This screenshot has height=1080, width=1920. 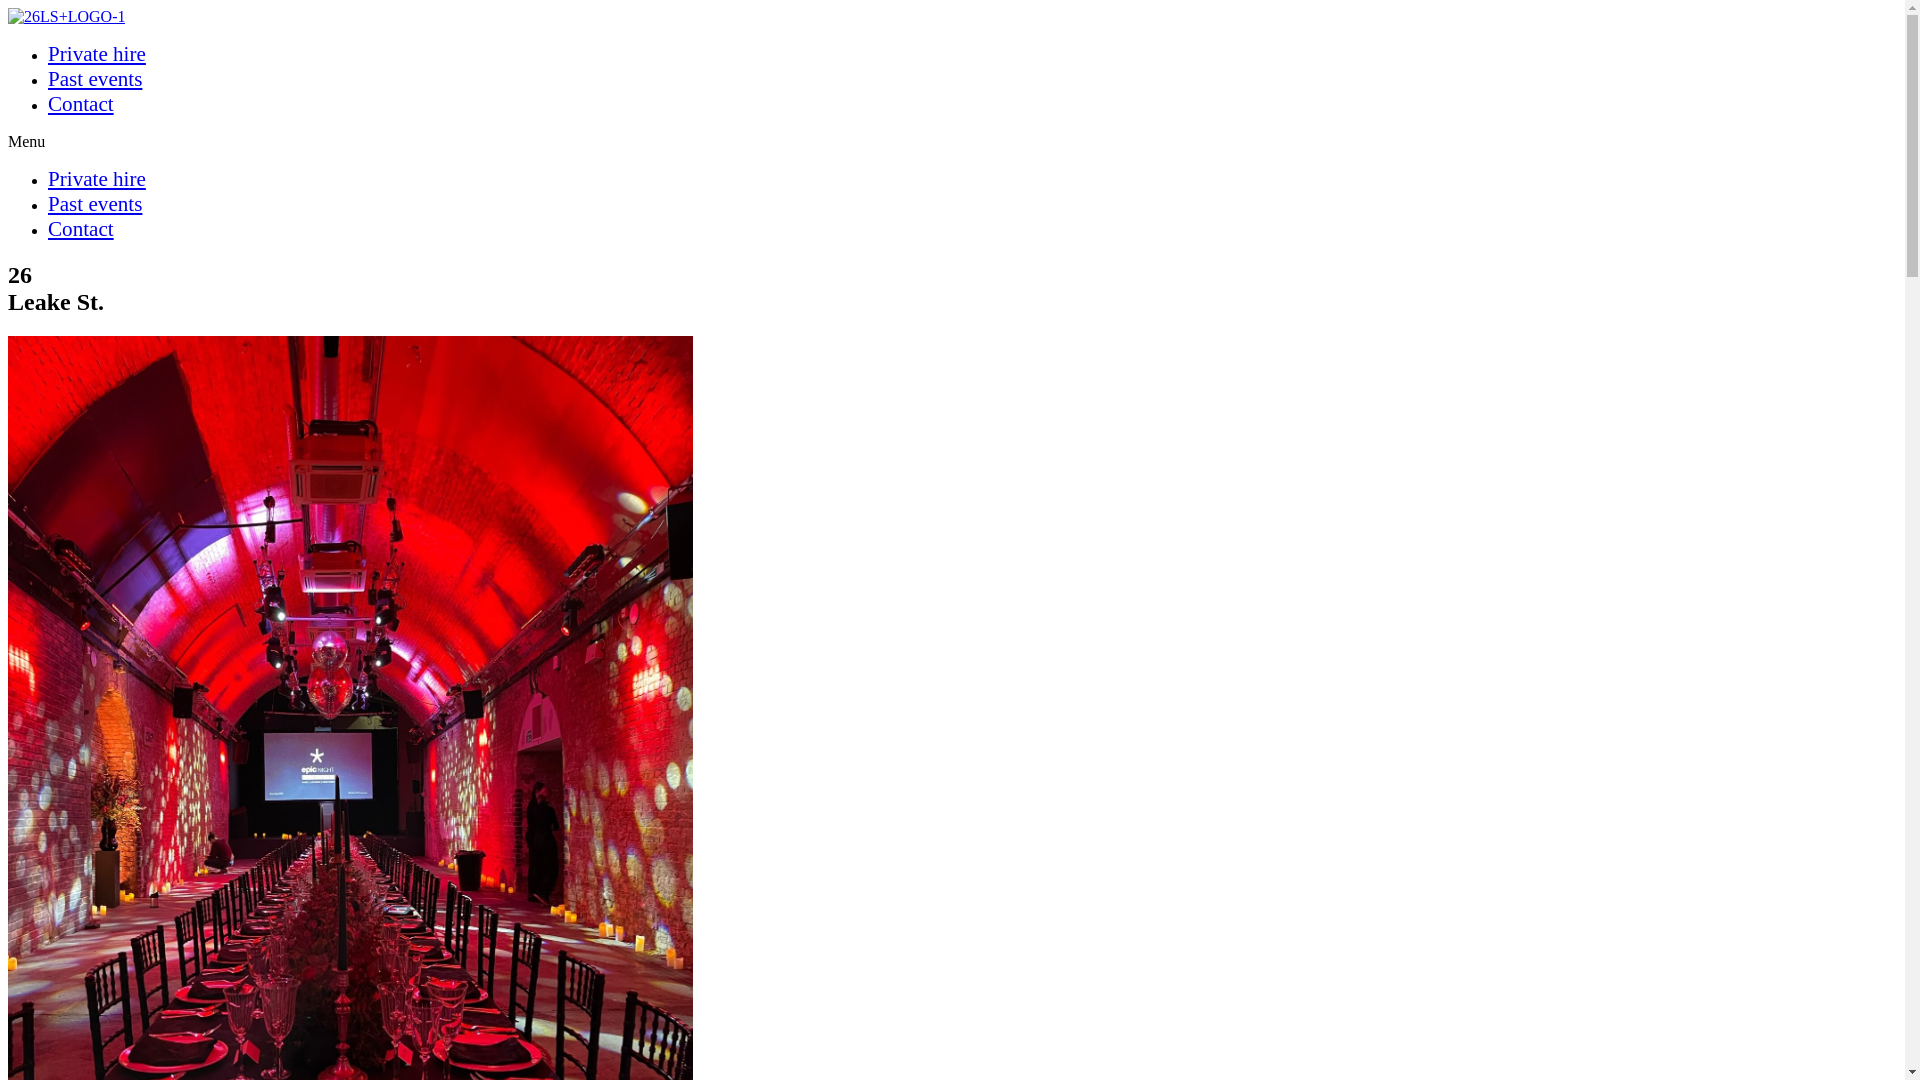 I want to click on 'Past events', so click(x=94, y=204).